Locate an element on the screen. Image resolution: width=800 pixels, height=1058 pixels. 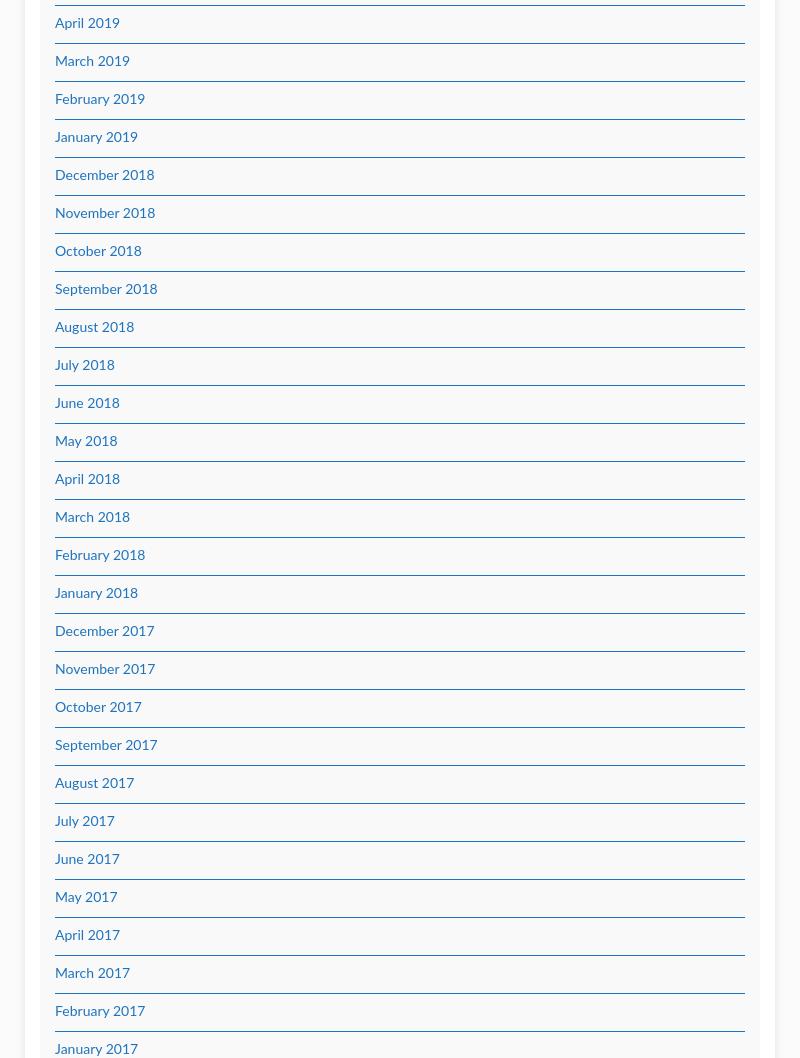
'July 2018' is located at coordinates (84, 365).